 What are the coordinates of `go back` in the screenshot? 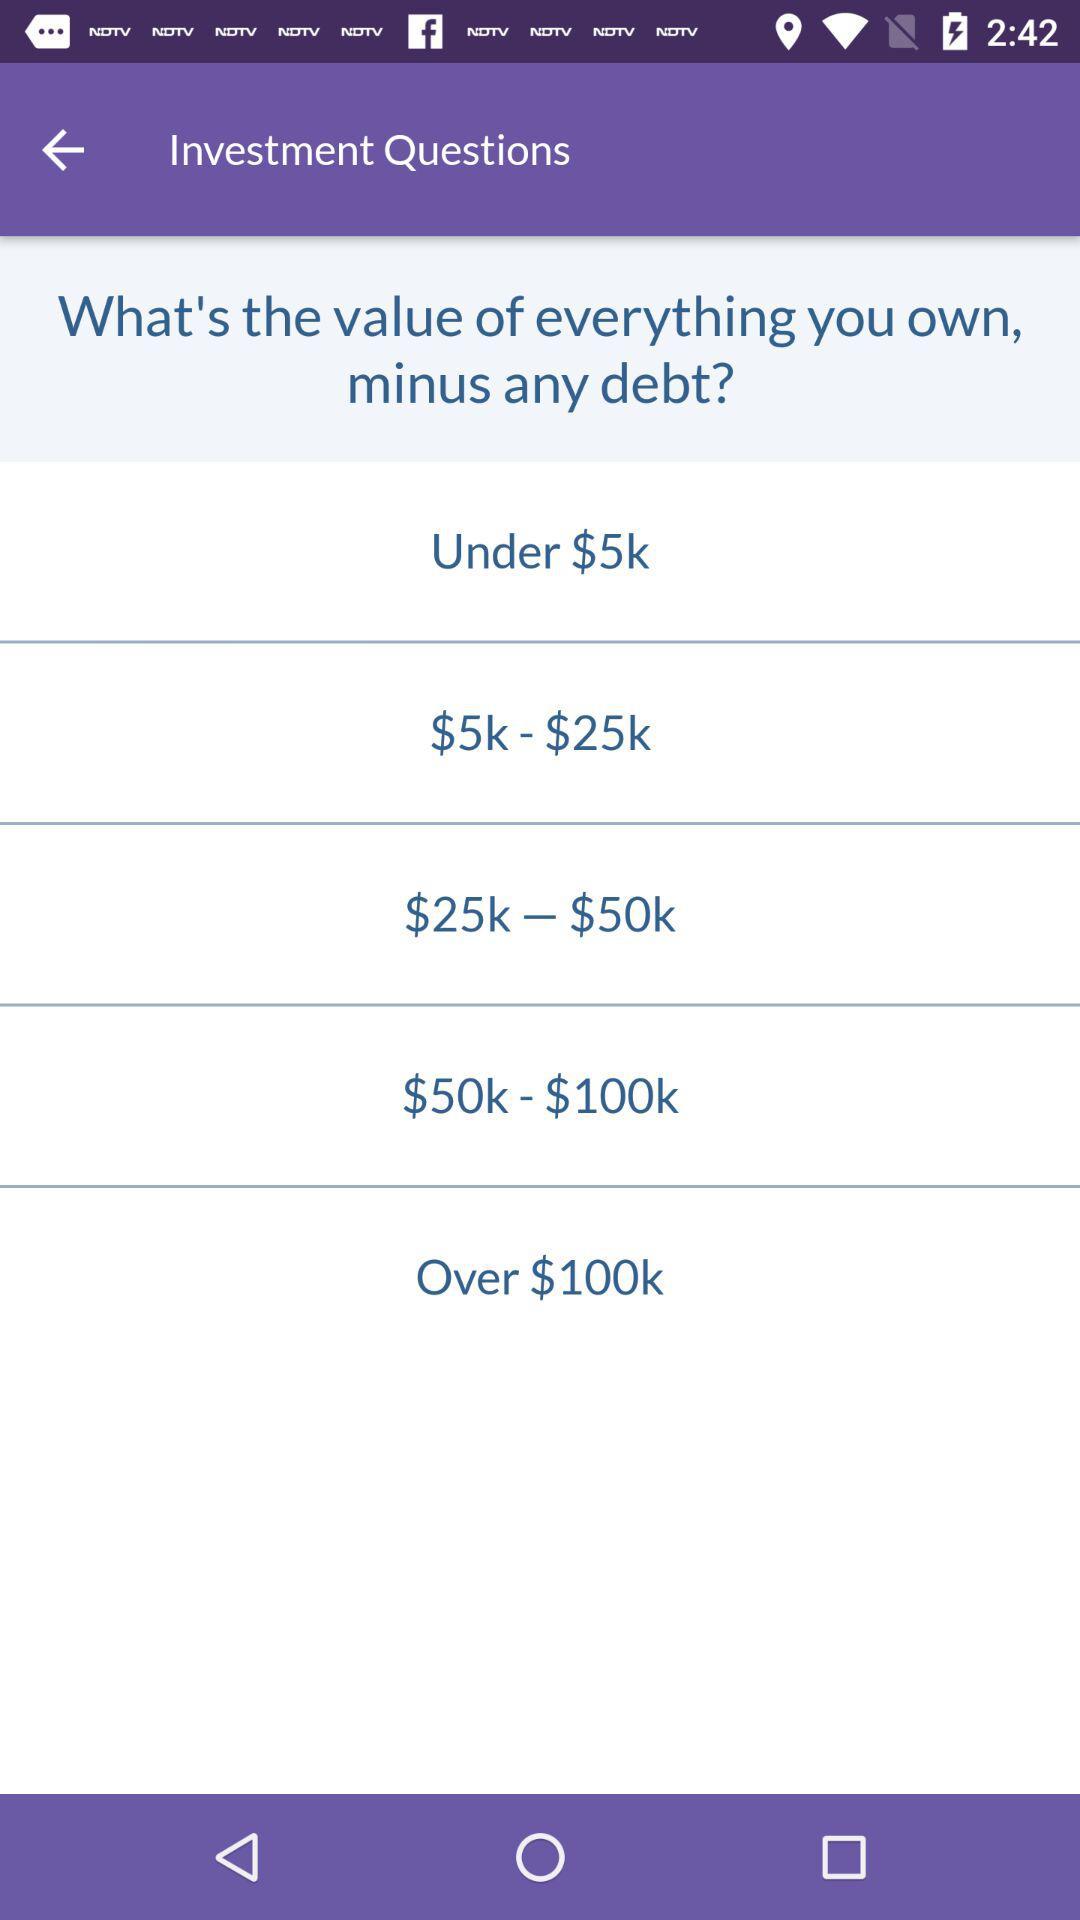 It's located at (61, 148).